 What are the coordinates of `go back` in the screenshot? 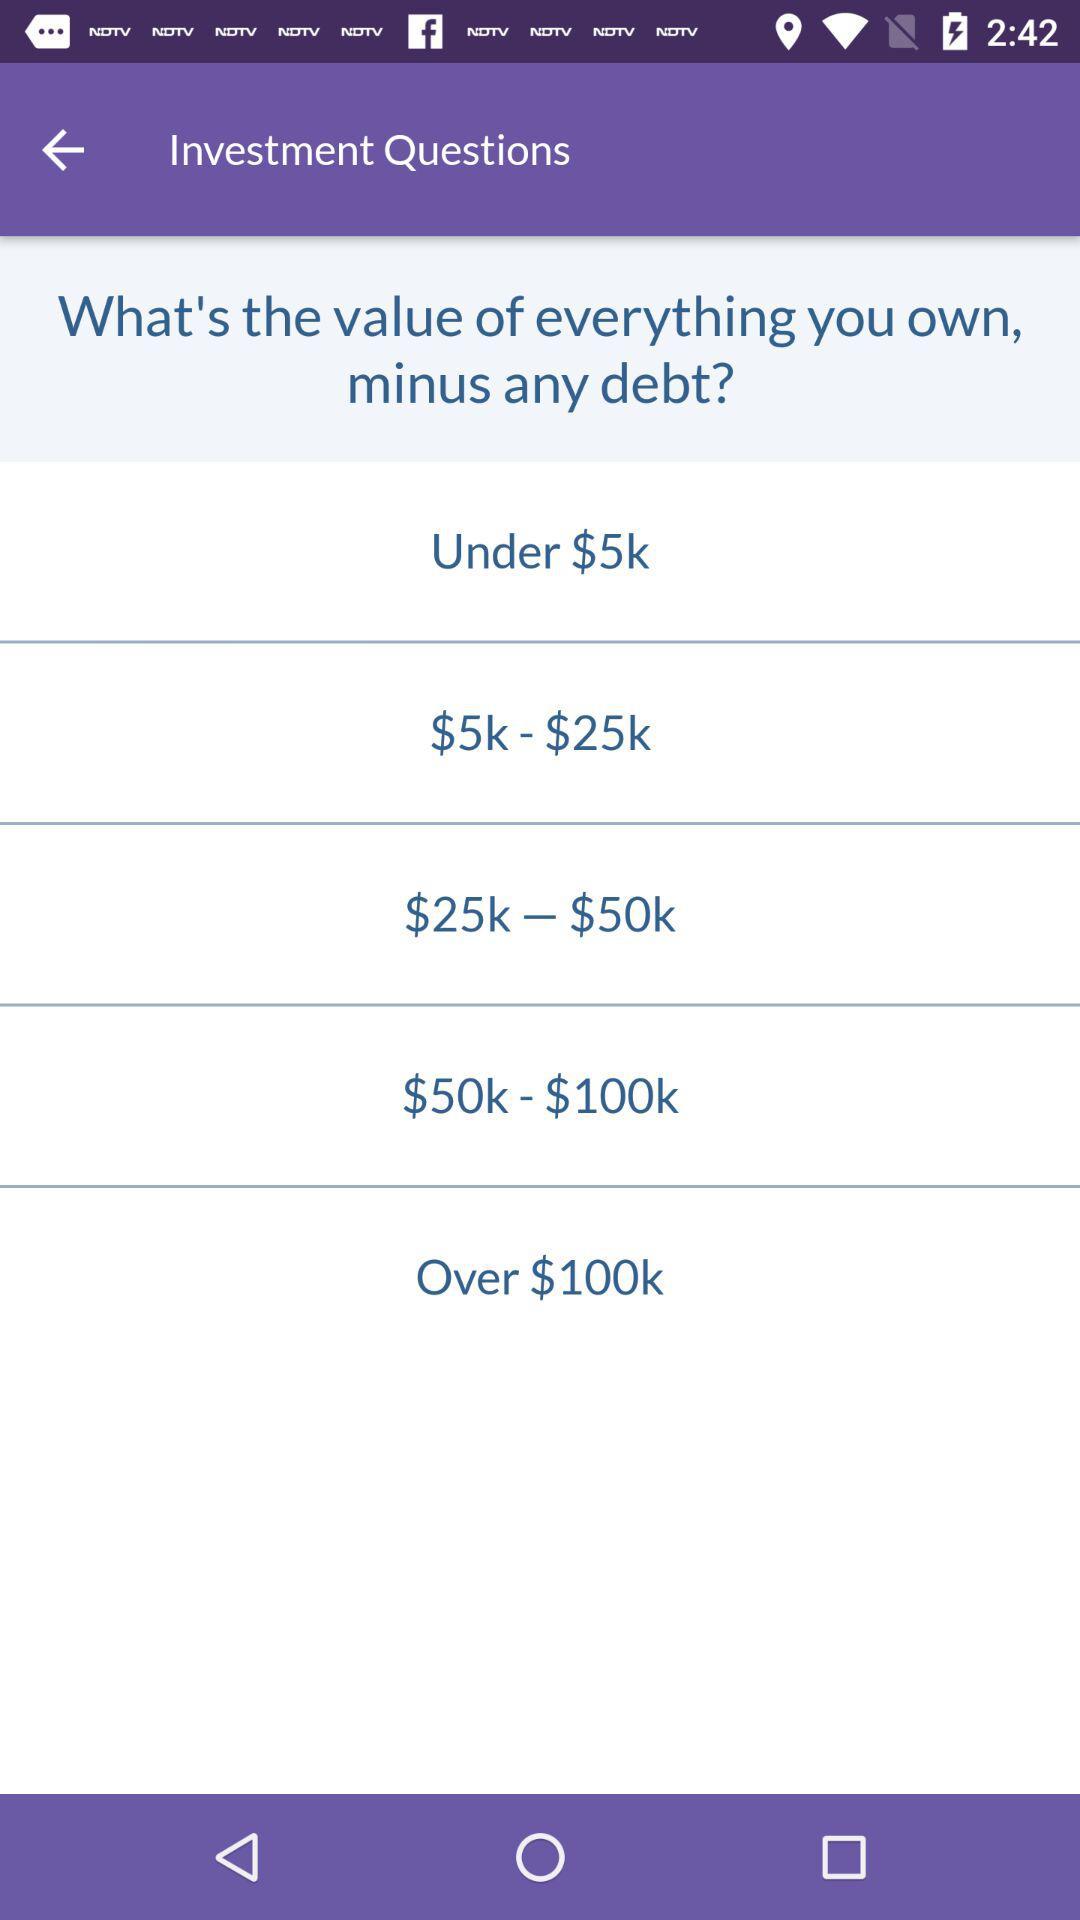 It's located at (61, 148).